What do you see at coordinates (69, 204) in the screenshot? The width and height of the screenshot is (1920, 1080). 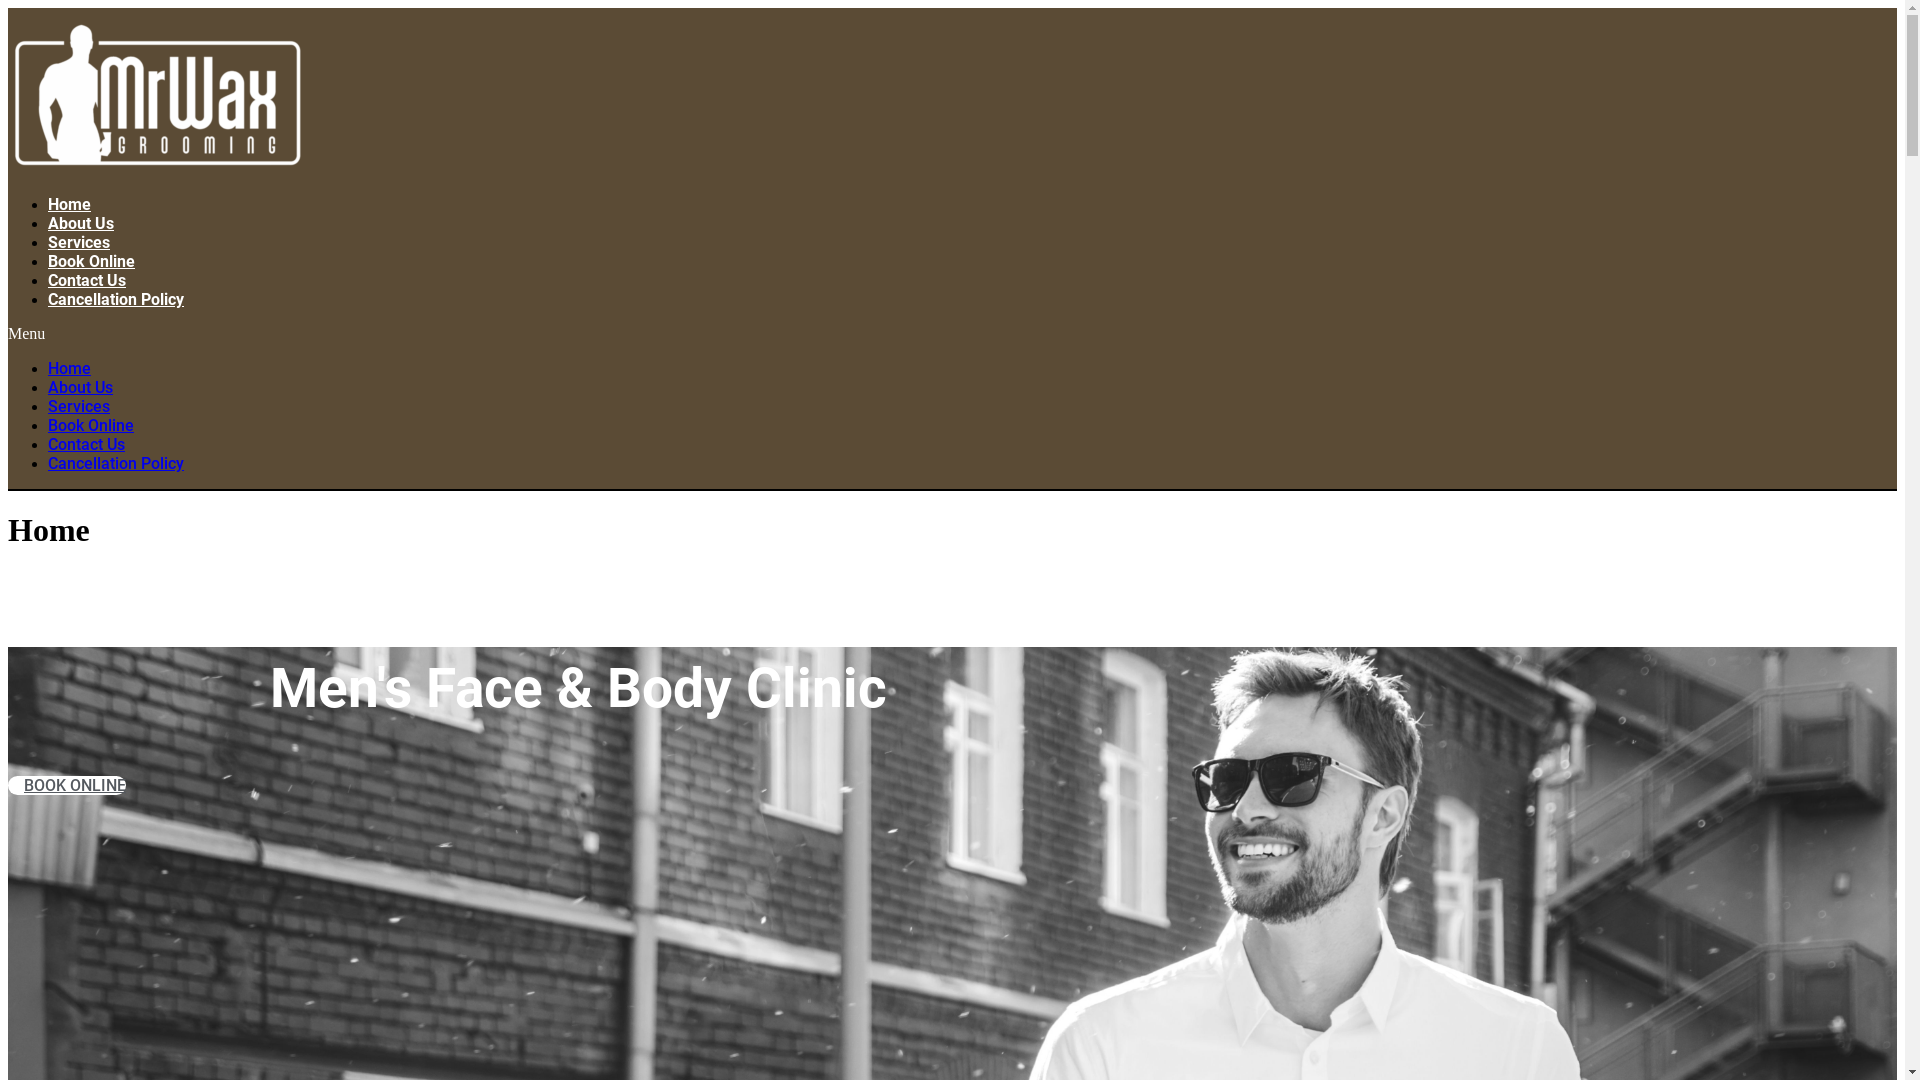 I see `'Home'` at bounding box center [69, 204].